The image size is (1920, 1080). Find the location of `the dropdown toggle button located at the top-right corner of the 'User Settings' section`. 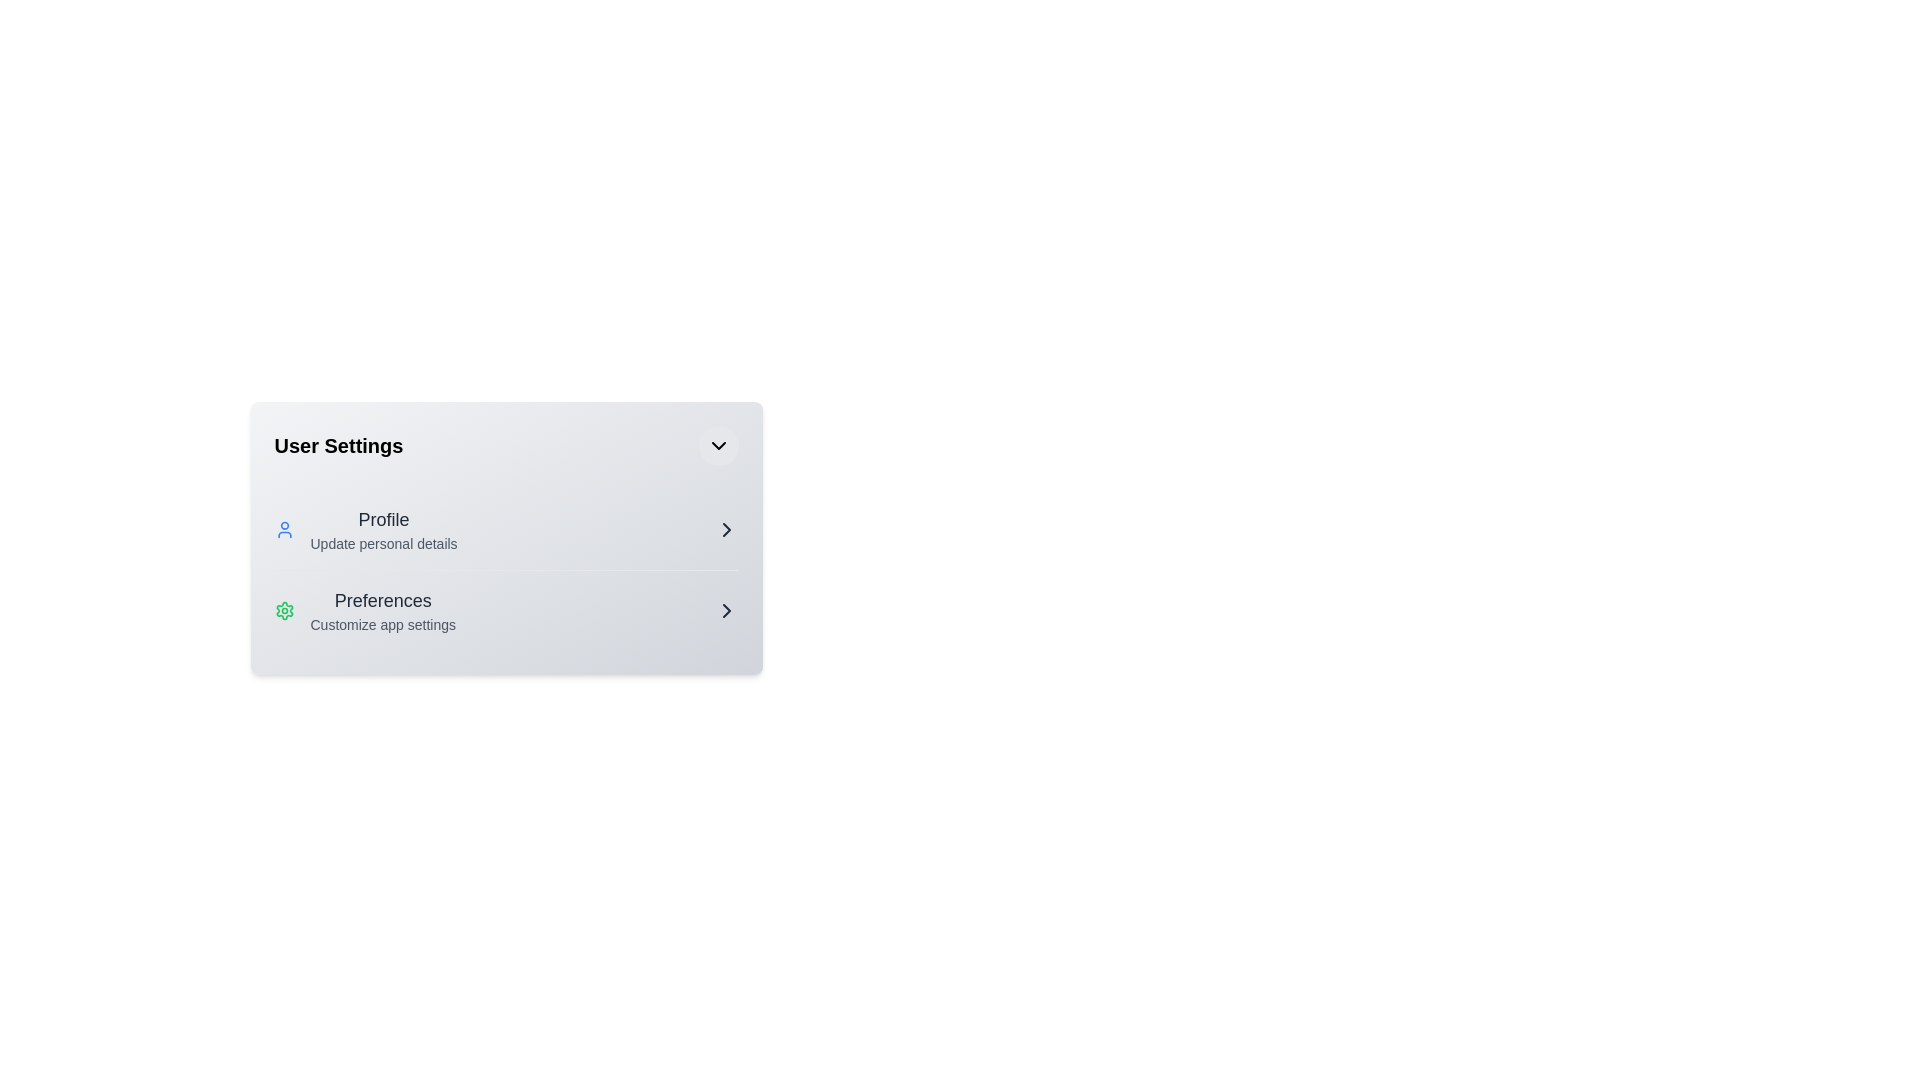

the dropdown toggle button located at the top-right corner of the 'User Settings' section is located at coordinates (718, 445).